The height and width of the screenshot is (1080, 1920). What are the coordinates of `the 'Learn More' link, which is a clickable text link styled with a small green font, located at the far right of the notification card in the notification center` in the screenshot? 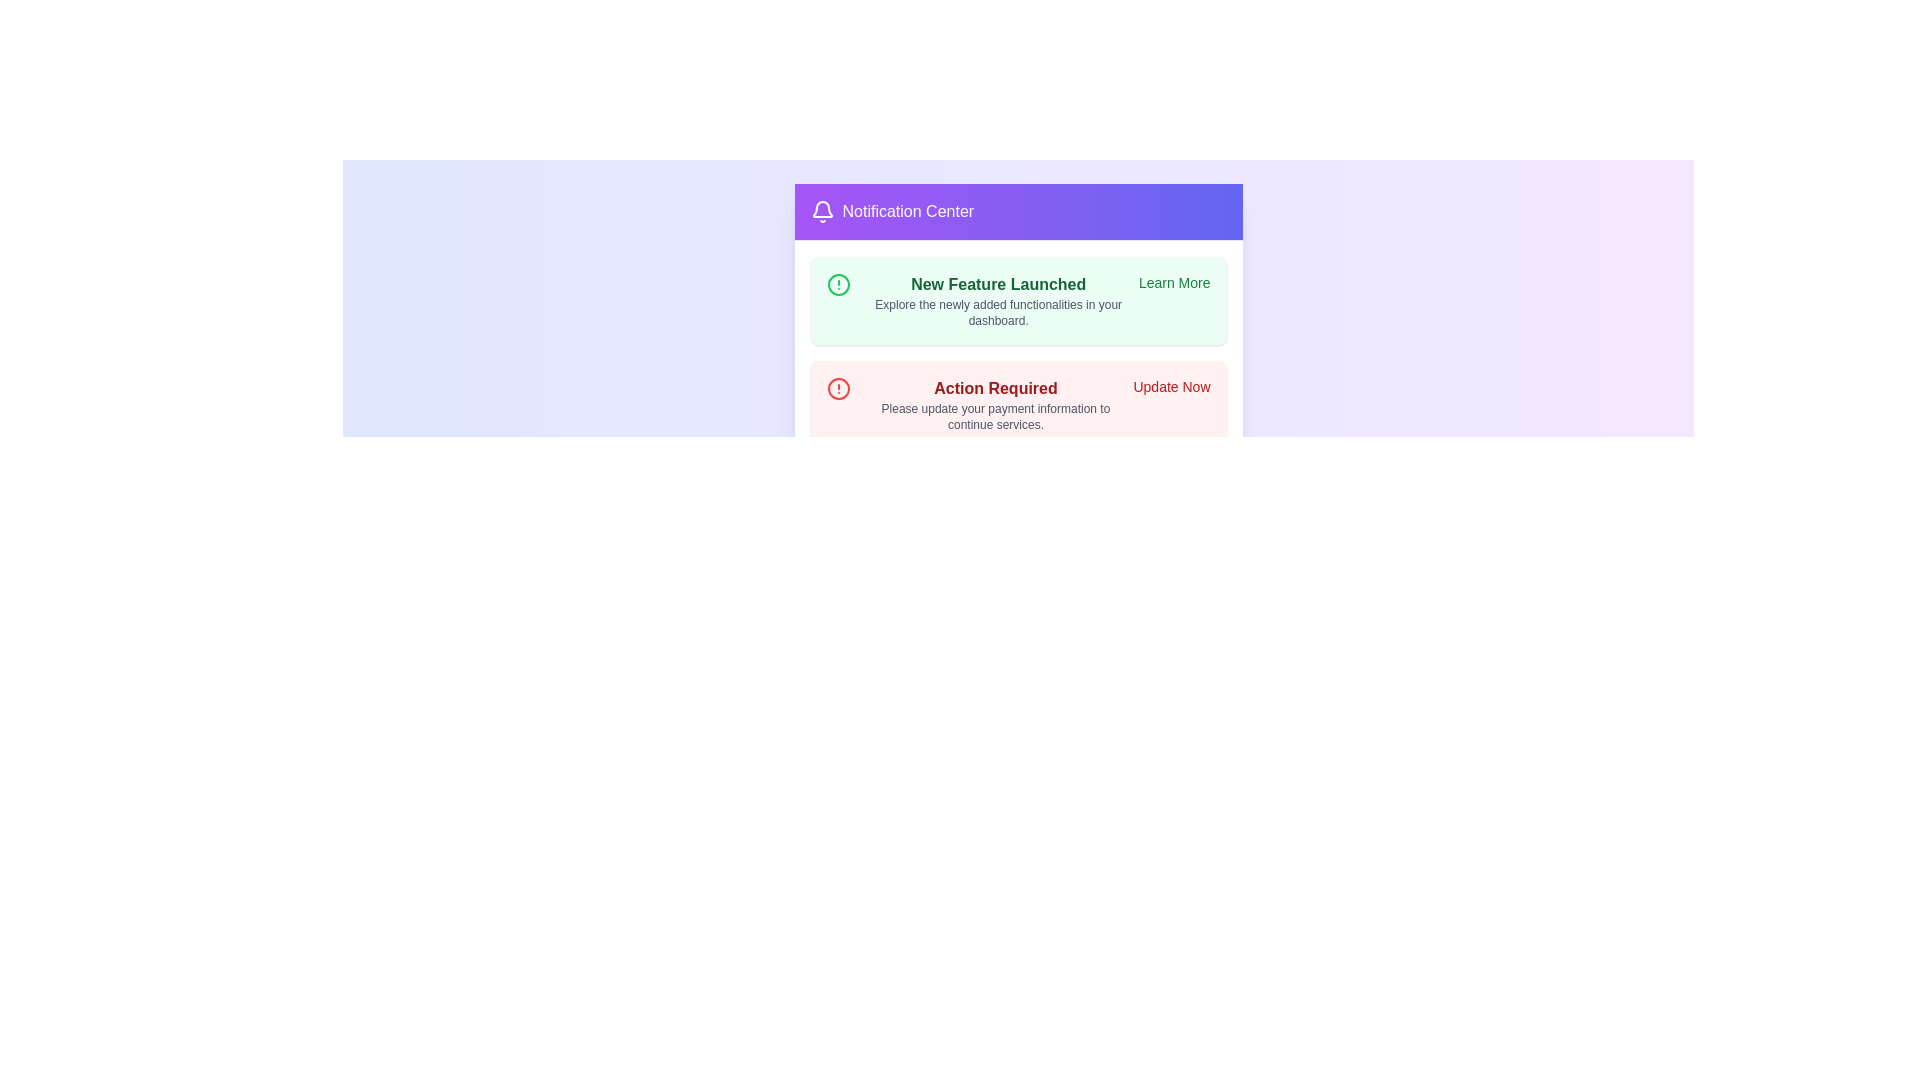 It's located at (1174, 282).